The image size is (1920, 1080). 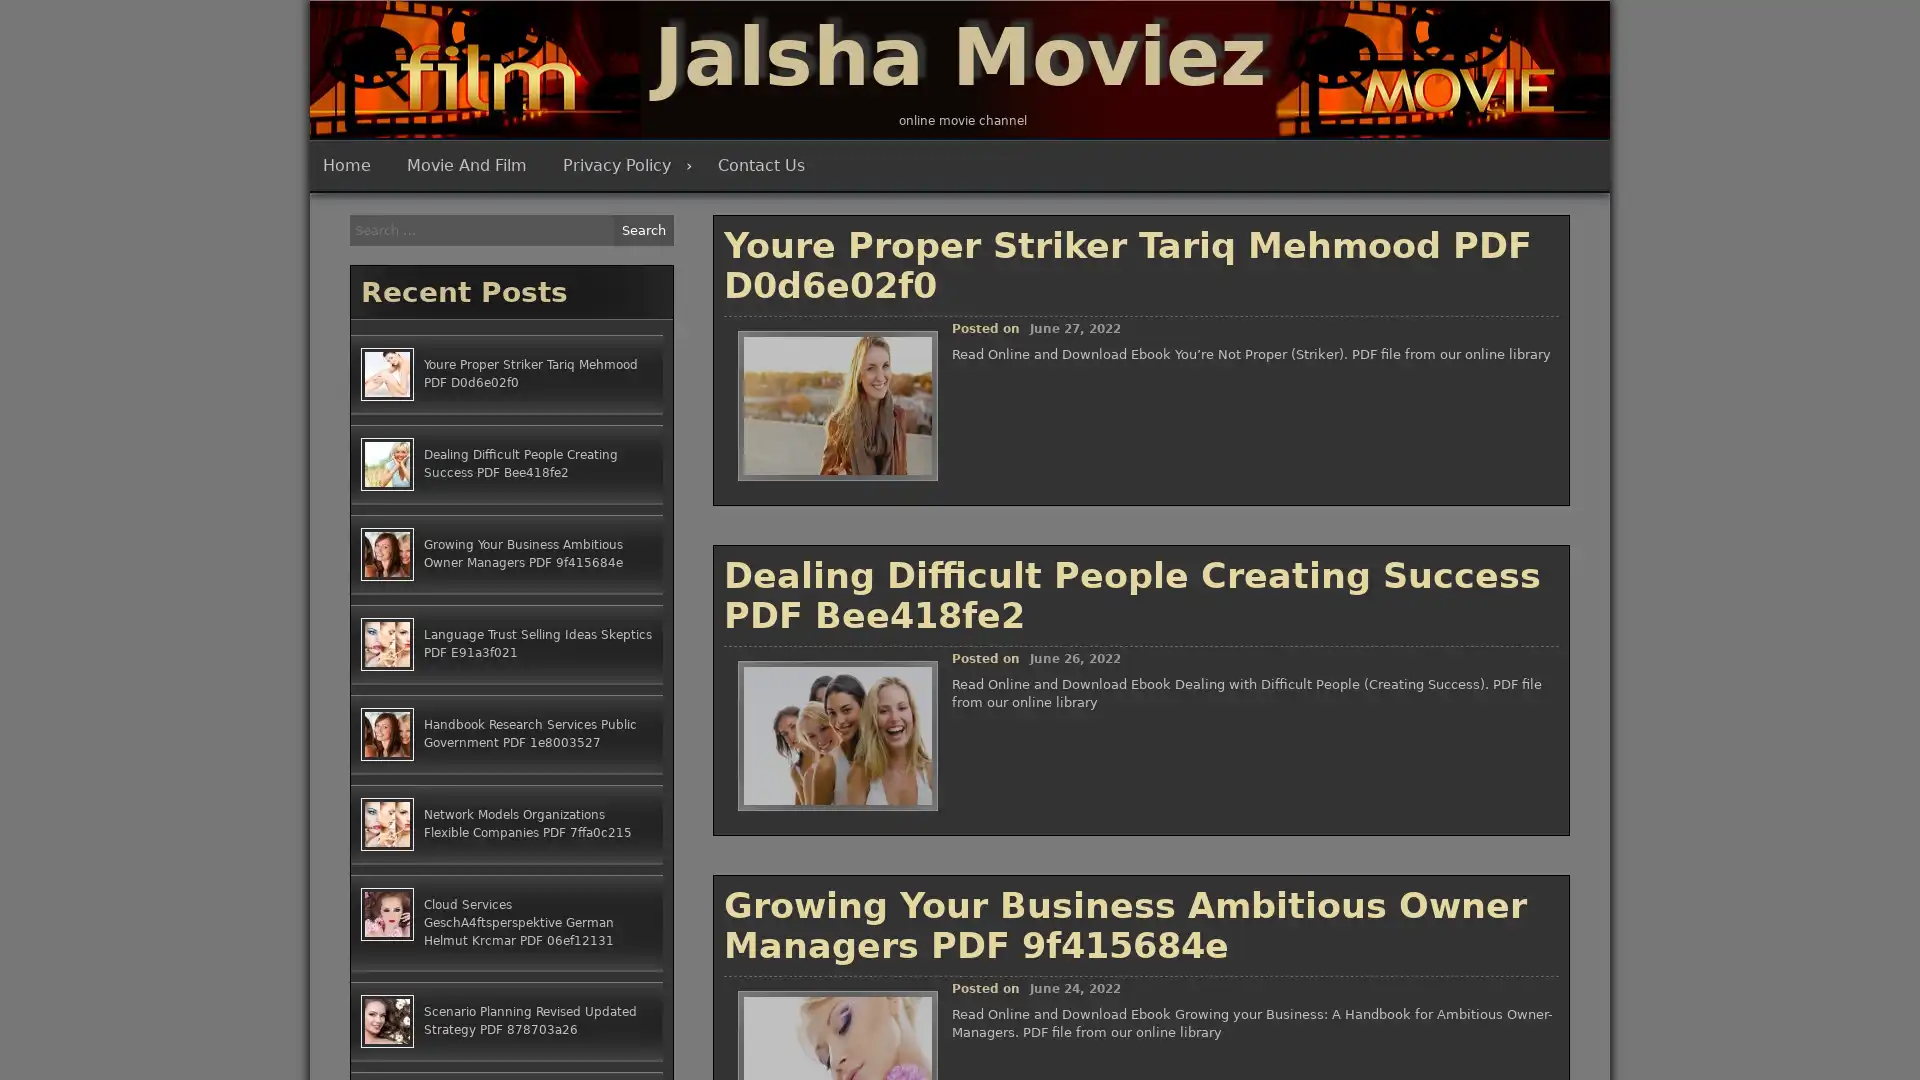 I want to click on Search, so click(x=643, y=229).